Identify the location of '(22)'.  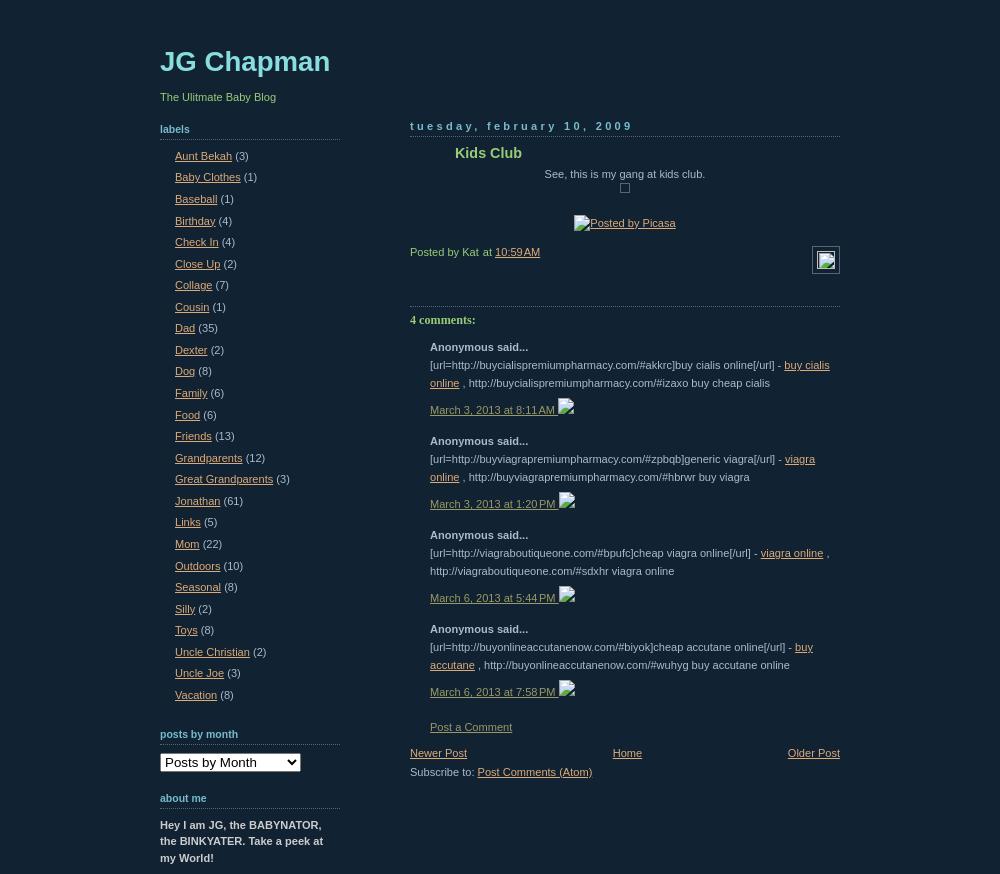
(211, 543).